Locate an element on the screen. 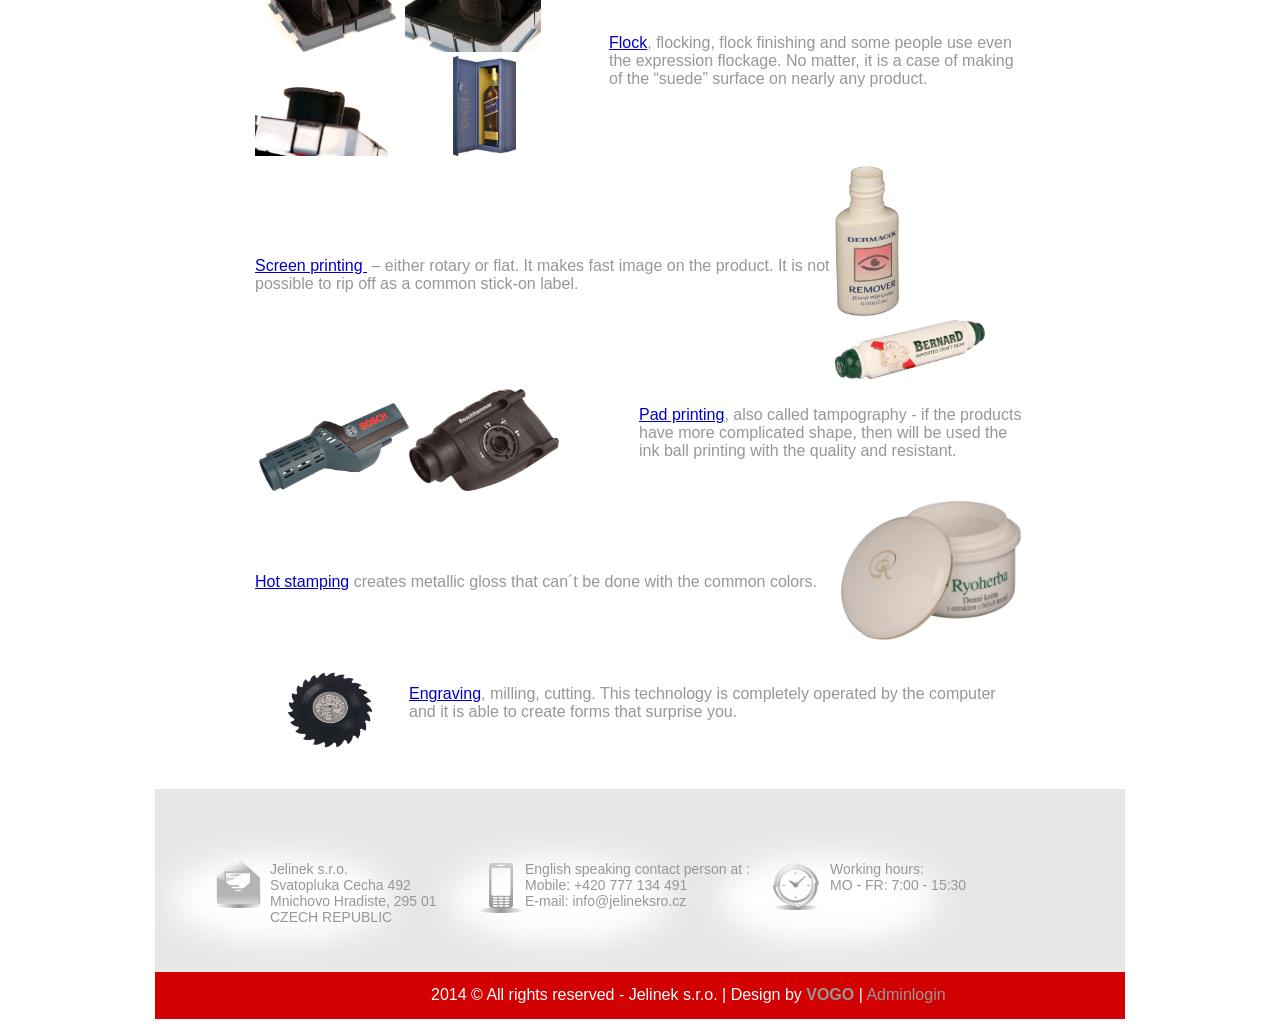  'Flock' is located at coordinates (626, 41).